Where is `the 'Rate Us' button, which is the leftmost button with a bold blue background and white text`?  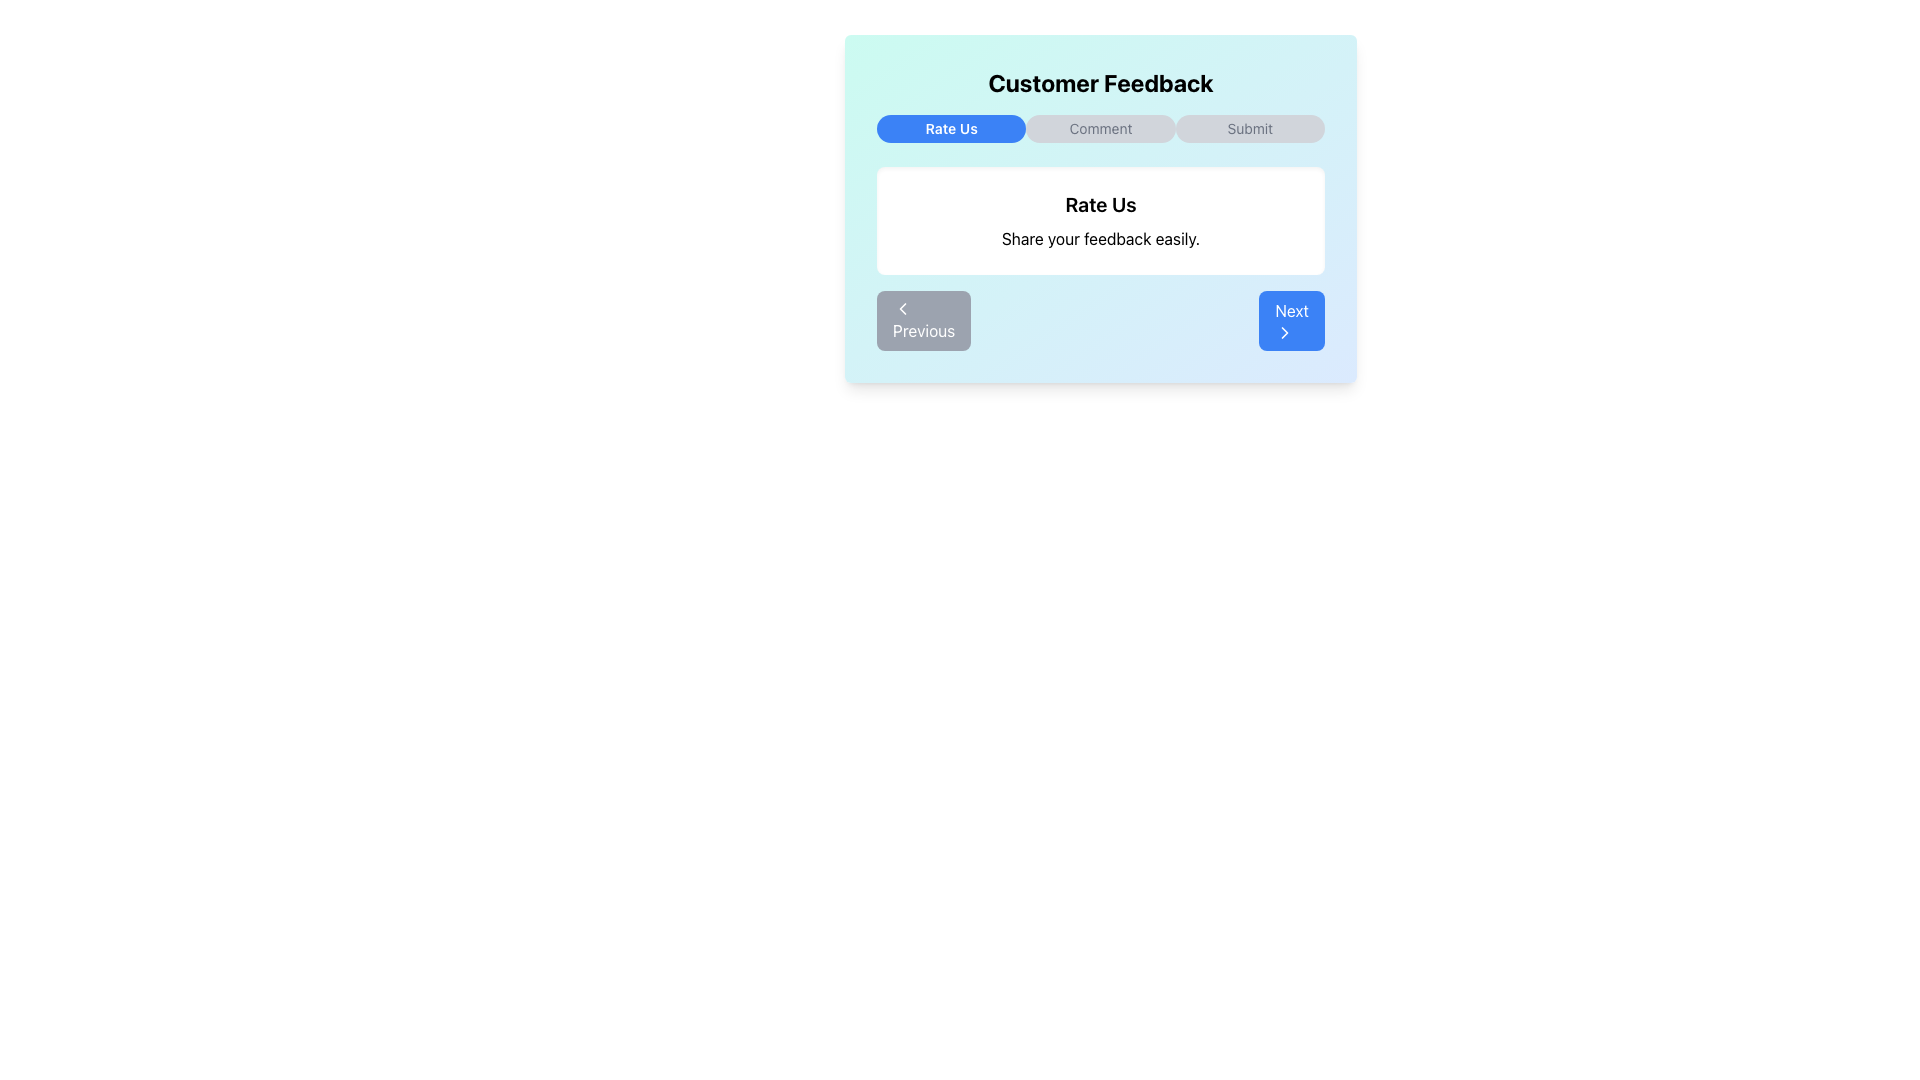 the 'Rate Us' button, which is the leftmost button with a bold blue background and white text is located at coordinates (950, 128).